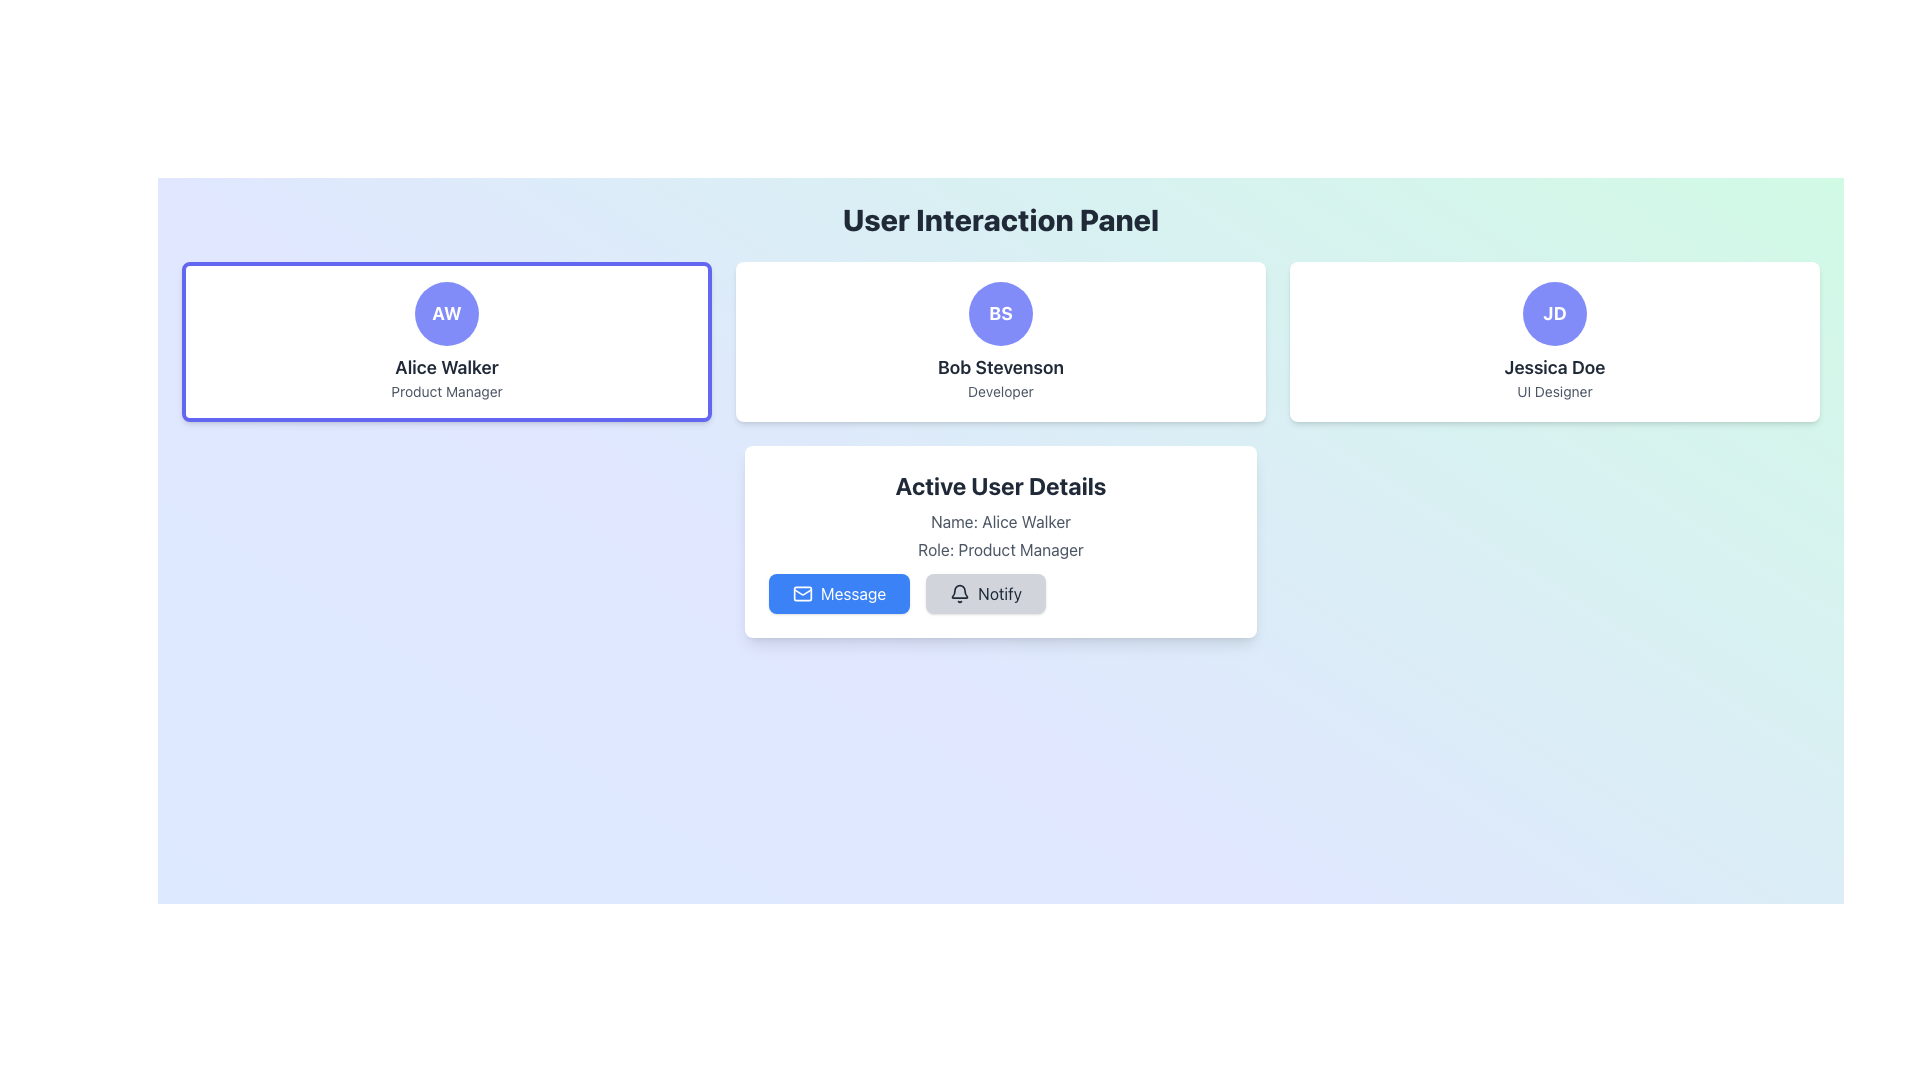  What do you see at coordinates (445, 367) in the screenshot?
I see `the text label displaying 'Alice Walker' which is styled in bold font and located between the profile icon and the description text` at bounding box center [445, 367].